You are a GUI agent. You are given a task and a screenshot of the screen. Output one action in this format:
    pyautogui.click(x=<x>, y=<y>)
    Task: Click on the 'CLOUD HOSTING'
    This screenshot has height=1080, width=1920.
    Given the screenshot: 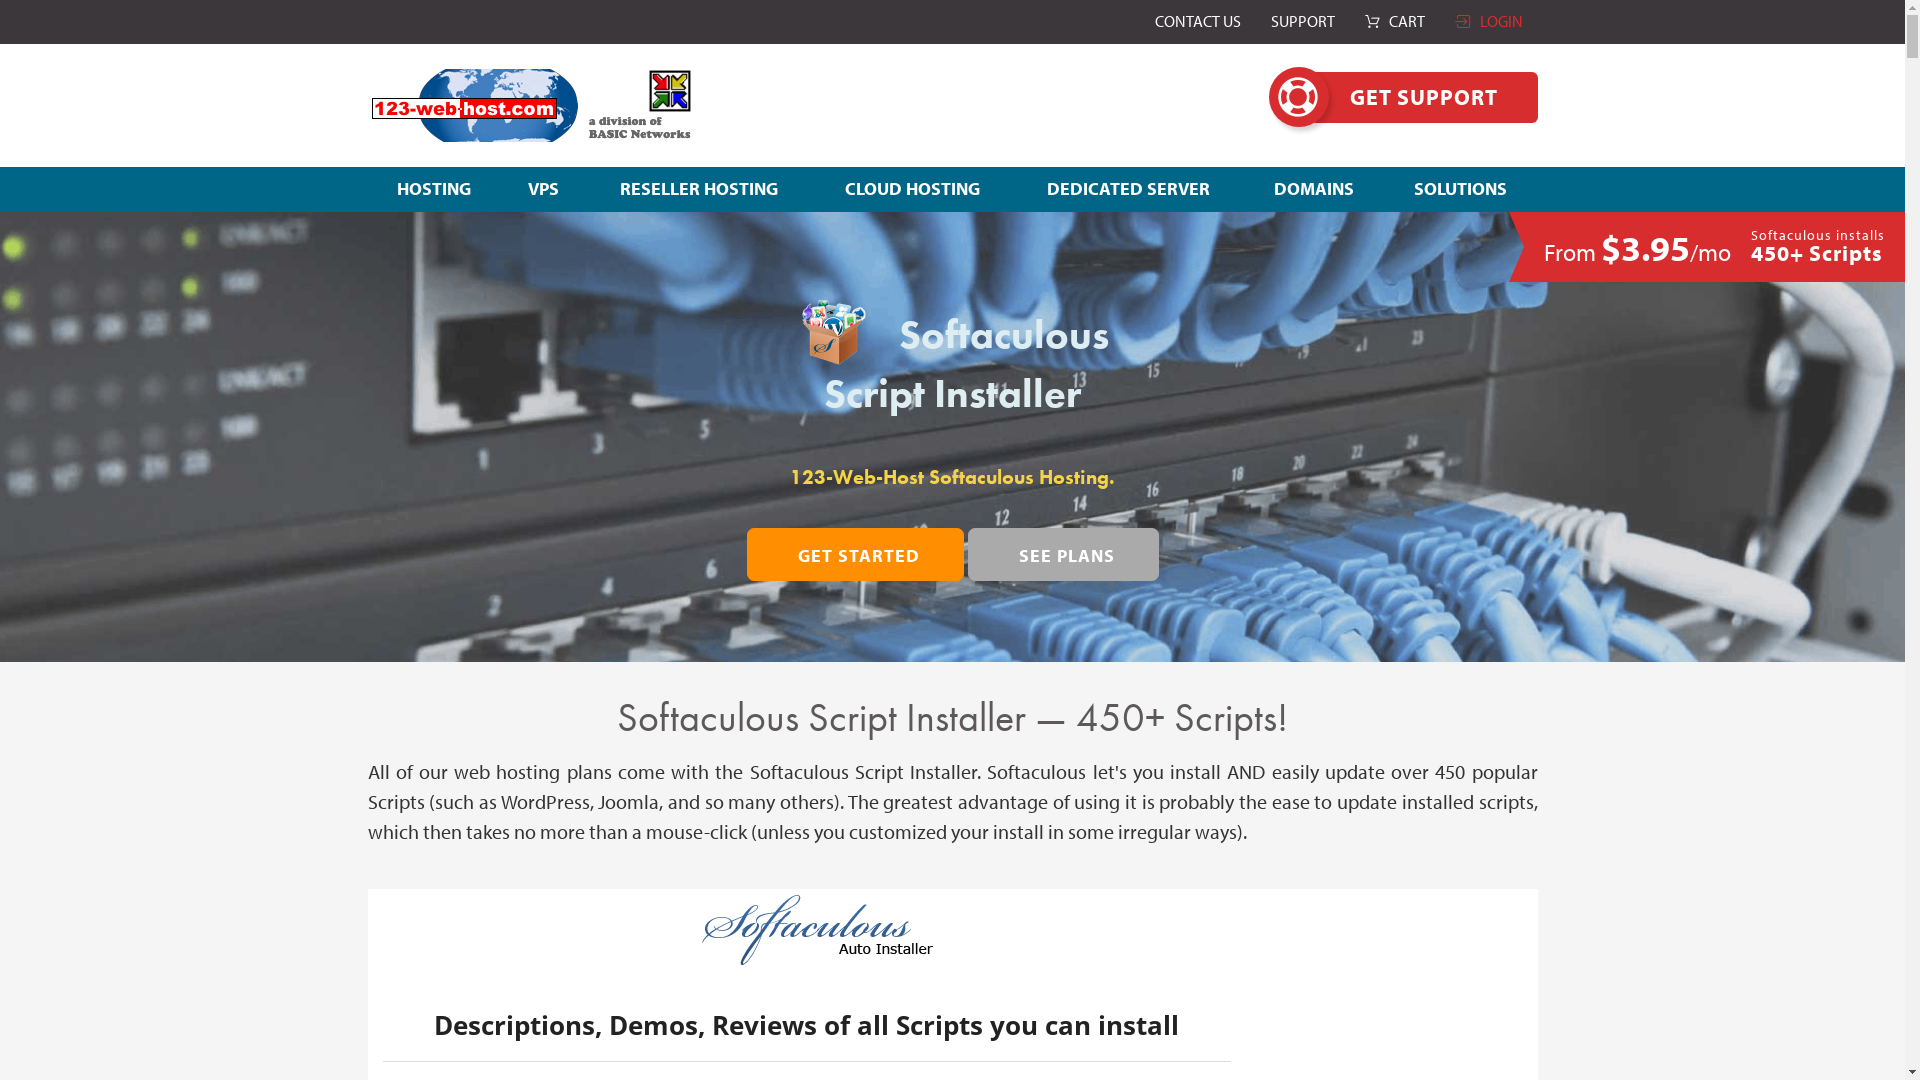 What is the action you would take?
    pyautogui.click(x=911, y=188)
    